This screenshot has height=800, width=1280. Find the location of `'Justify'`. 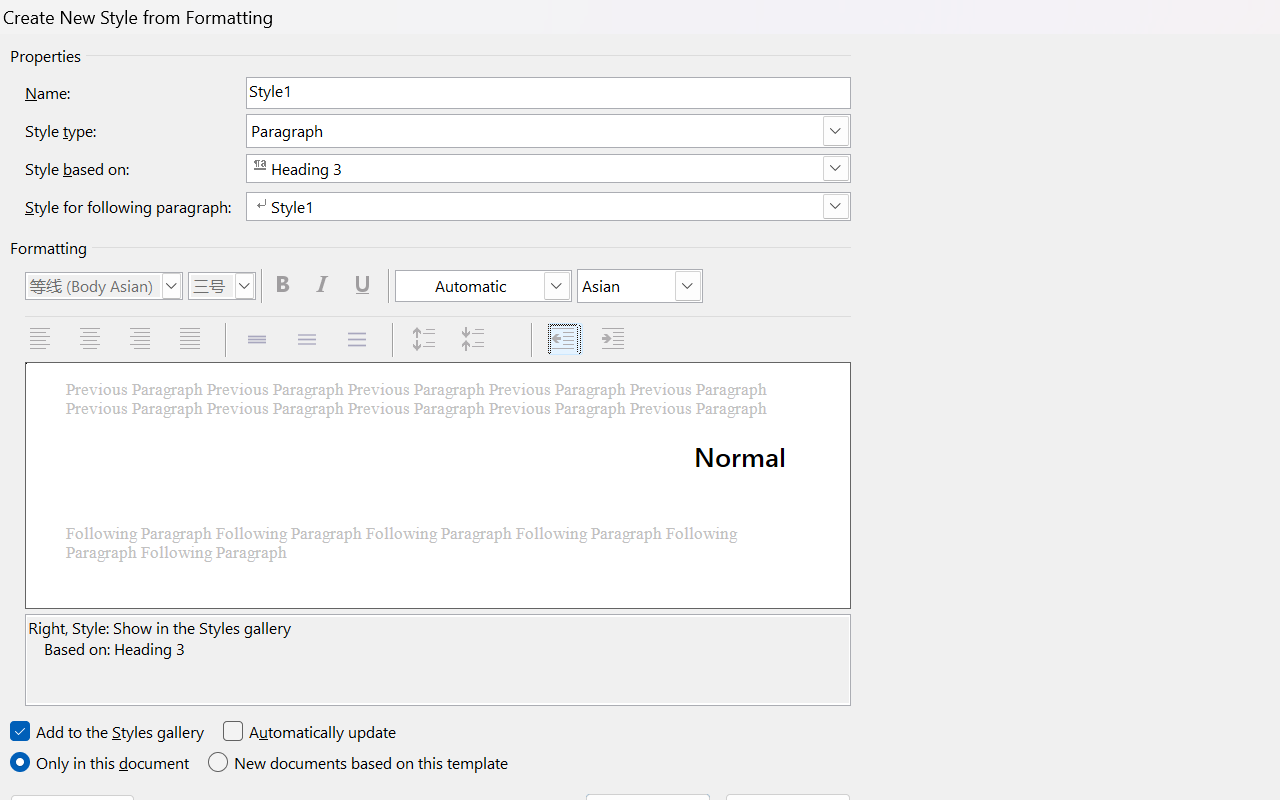

'Justify' is located at coordinates (192, 339).